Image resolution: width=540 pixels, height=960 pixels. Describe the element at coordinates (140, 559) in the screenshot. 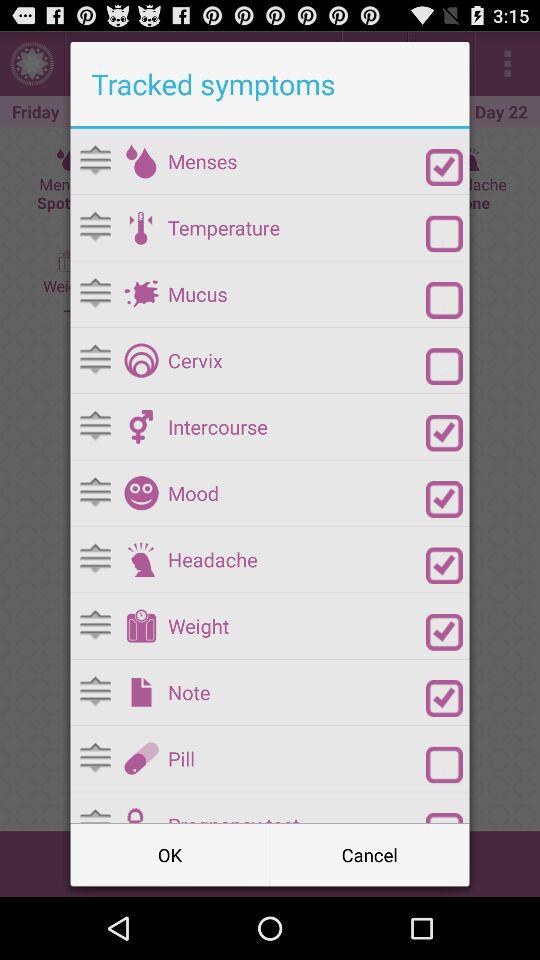

I see `headache option` at that location.